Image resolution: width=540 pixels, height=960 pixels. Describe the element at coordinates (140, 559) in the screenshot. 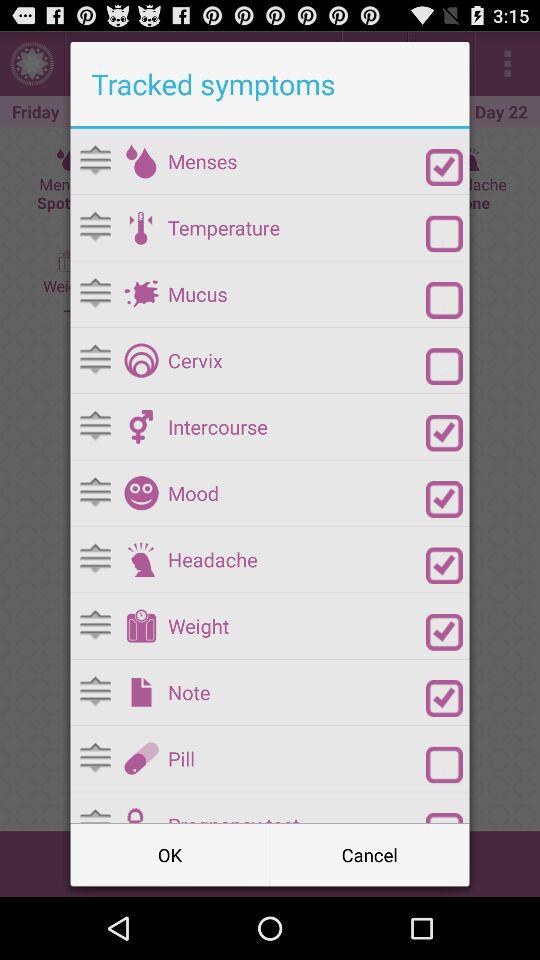

I see `headache option` at that location.